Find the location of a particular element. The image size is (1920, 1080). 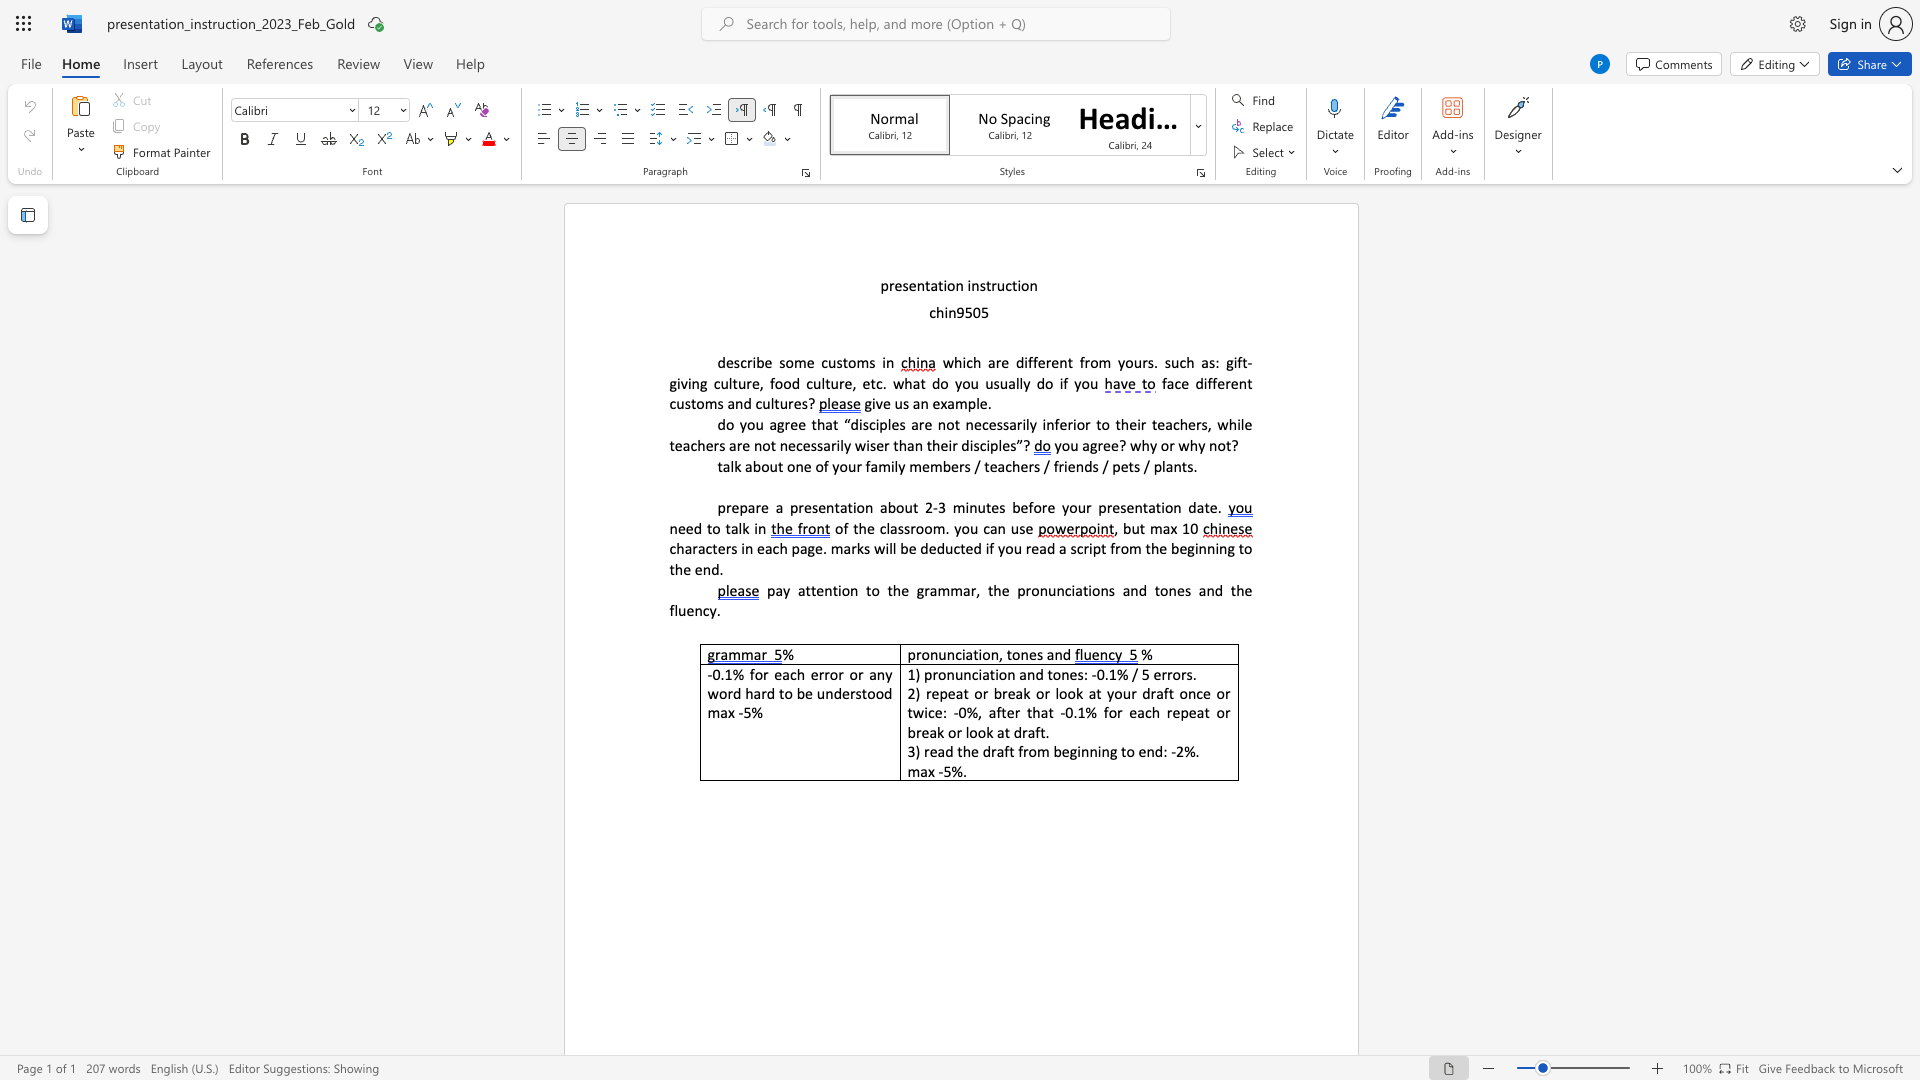

the subset text "ax 1" within the text ", but max 10" is located at coordinates (1162, 527).